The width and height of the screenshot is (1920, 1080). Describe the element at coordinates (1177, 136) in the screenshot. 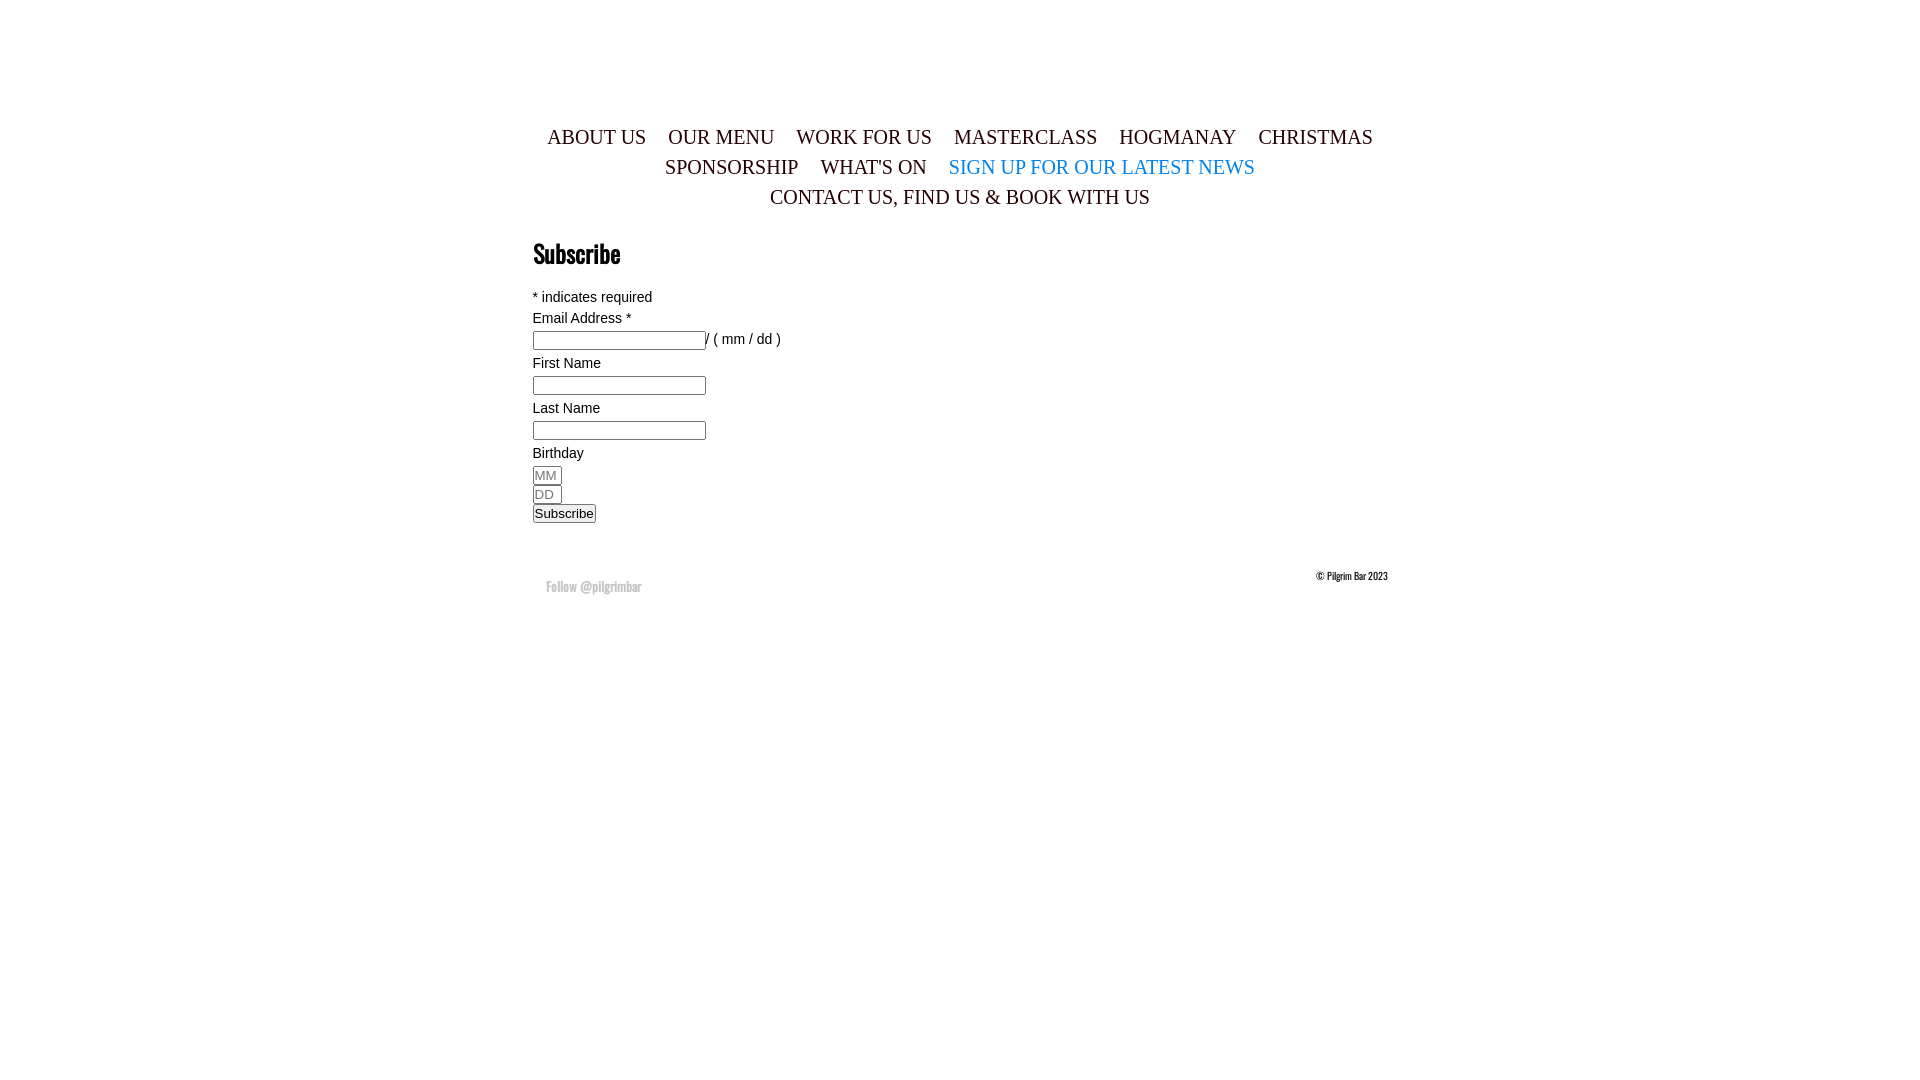

I see `'HOGMANAY'` at that location.